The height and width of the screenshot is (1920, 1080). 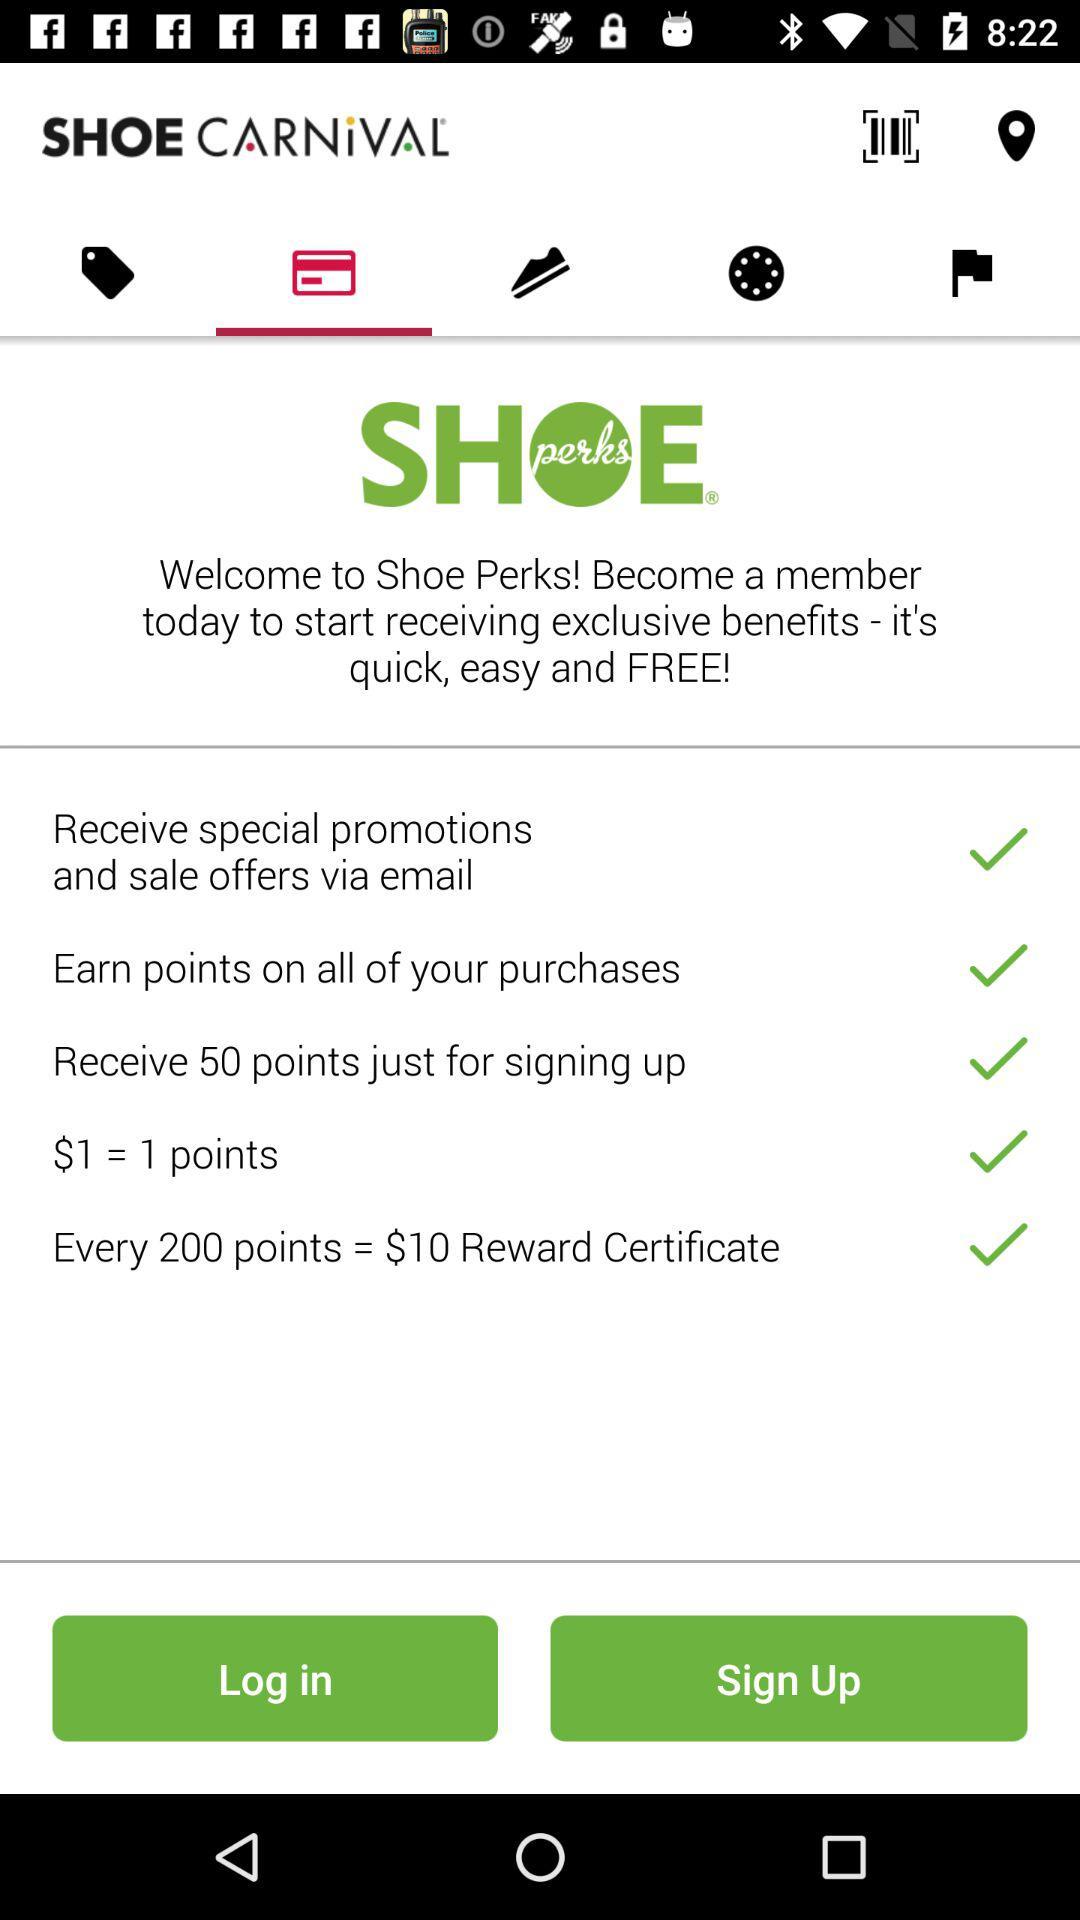 I want to click on gps, so click(x=1017, y=136).